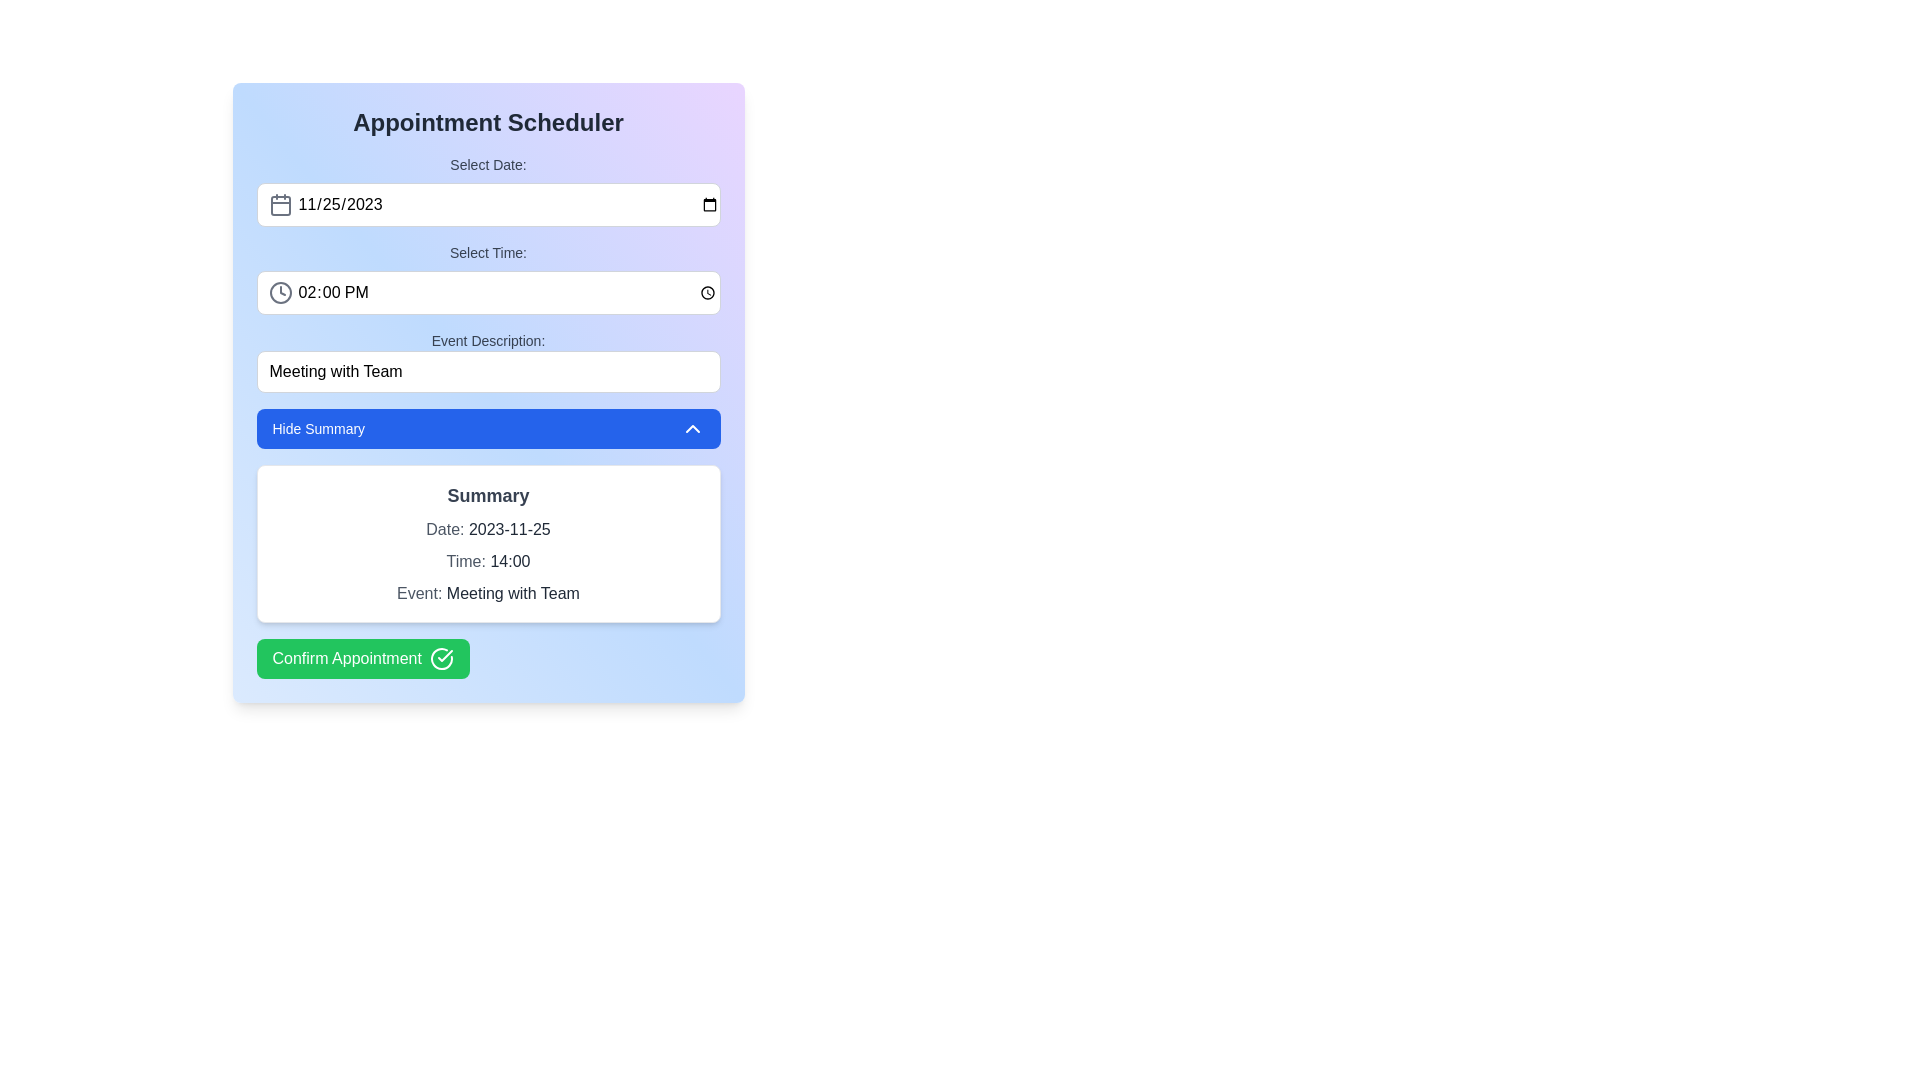 The width and height of the screenshot is (1920, 1080). I want to click on the text label stating 'Event Description:' which is positioned above the input field for event description in the form, so click(488, 339).